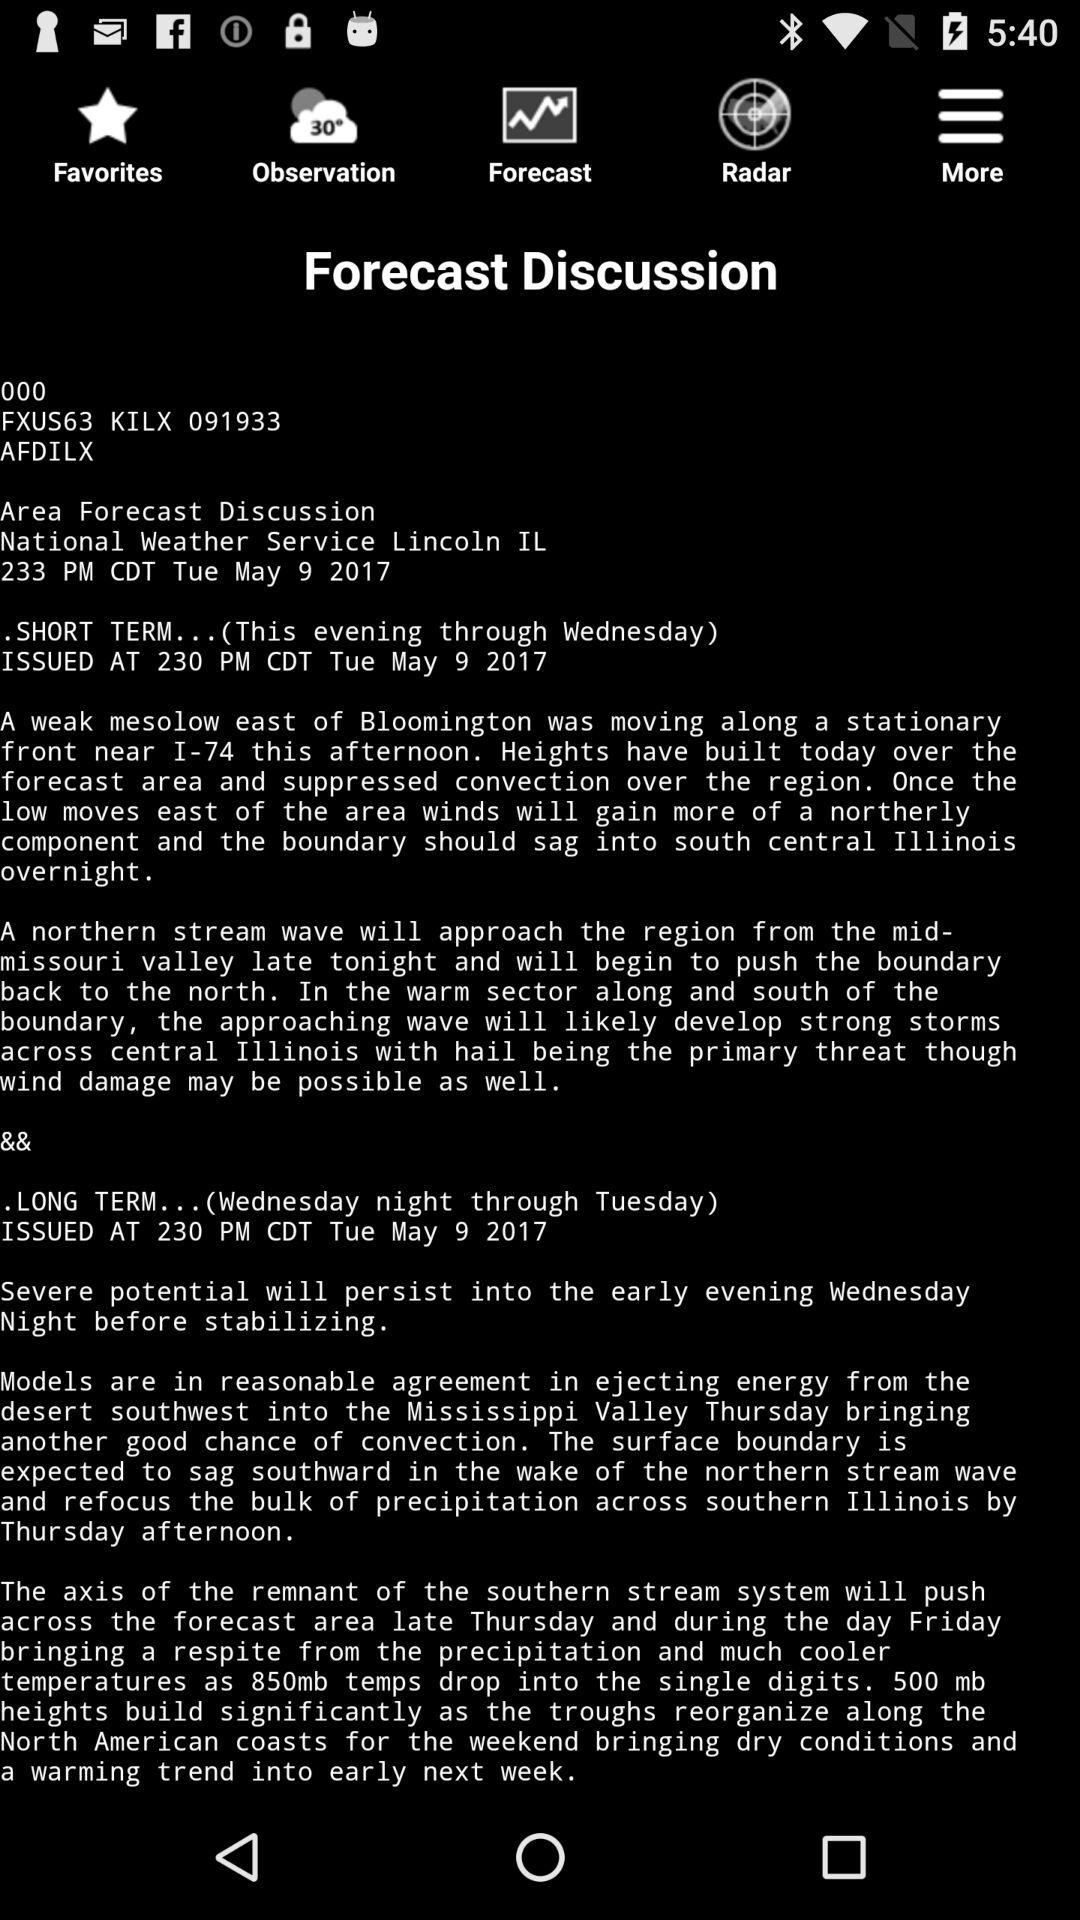 This screenshot has width=1080, height=1920. What do you see at coordinates (323, 124) in the screenshot?
I see `the button next to the favorites button` at bounding box center [323, 124].